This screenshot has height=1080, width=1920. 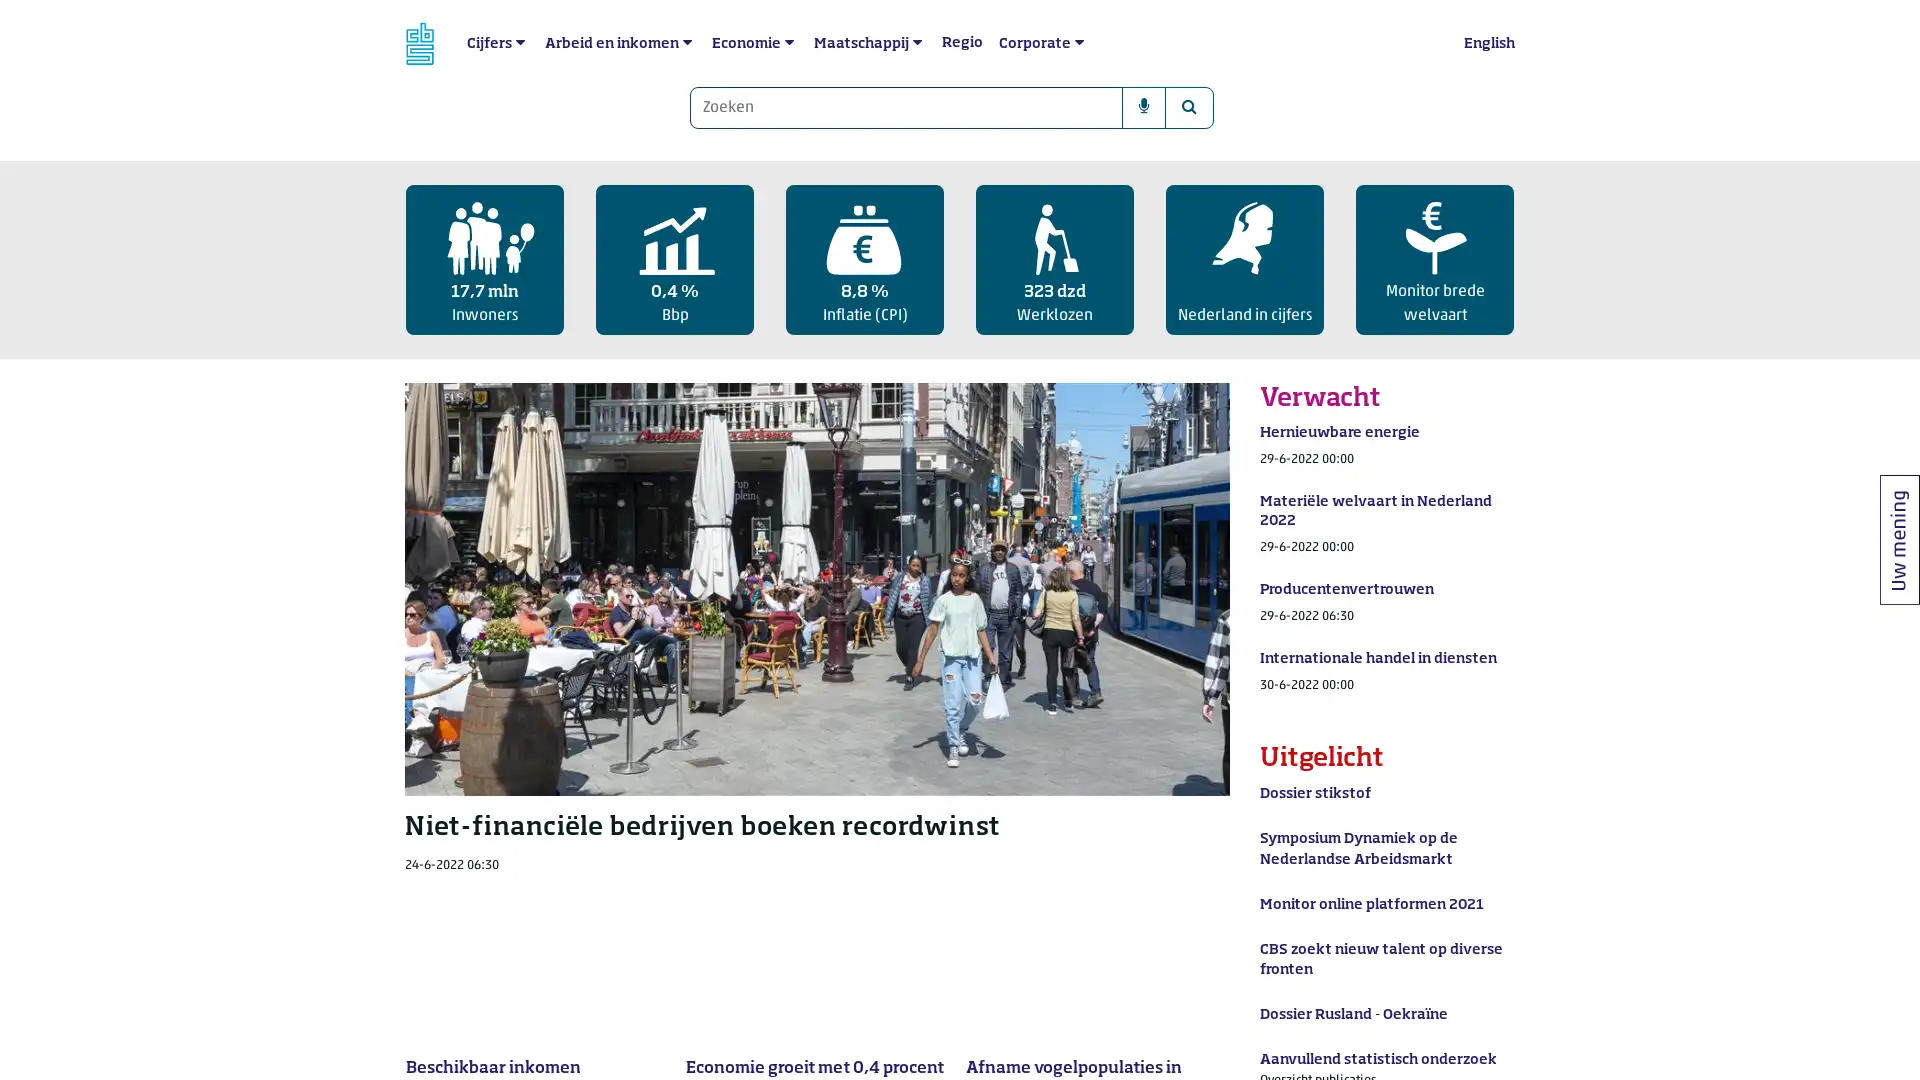 What do you see at coordinates (916, 42) in the screenshot?
I see `submenu Maatschappij` at bounding box center [916, 42].